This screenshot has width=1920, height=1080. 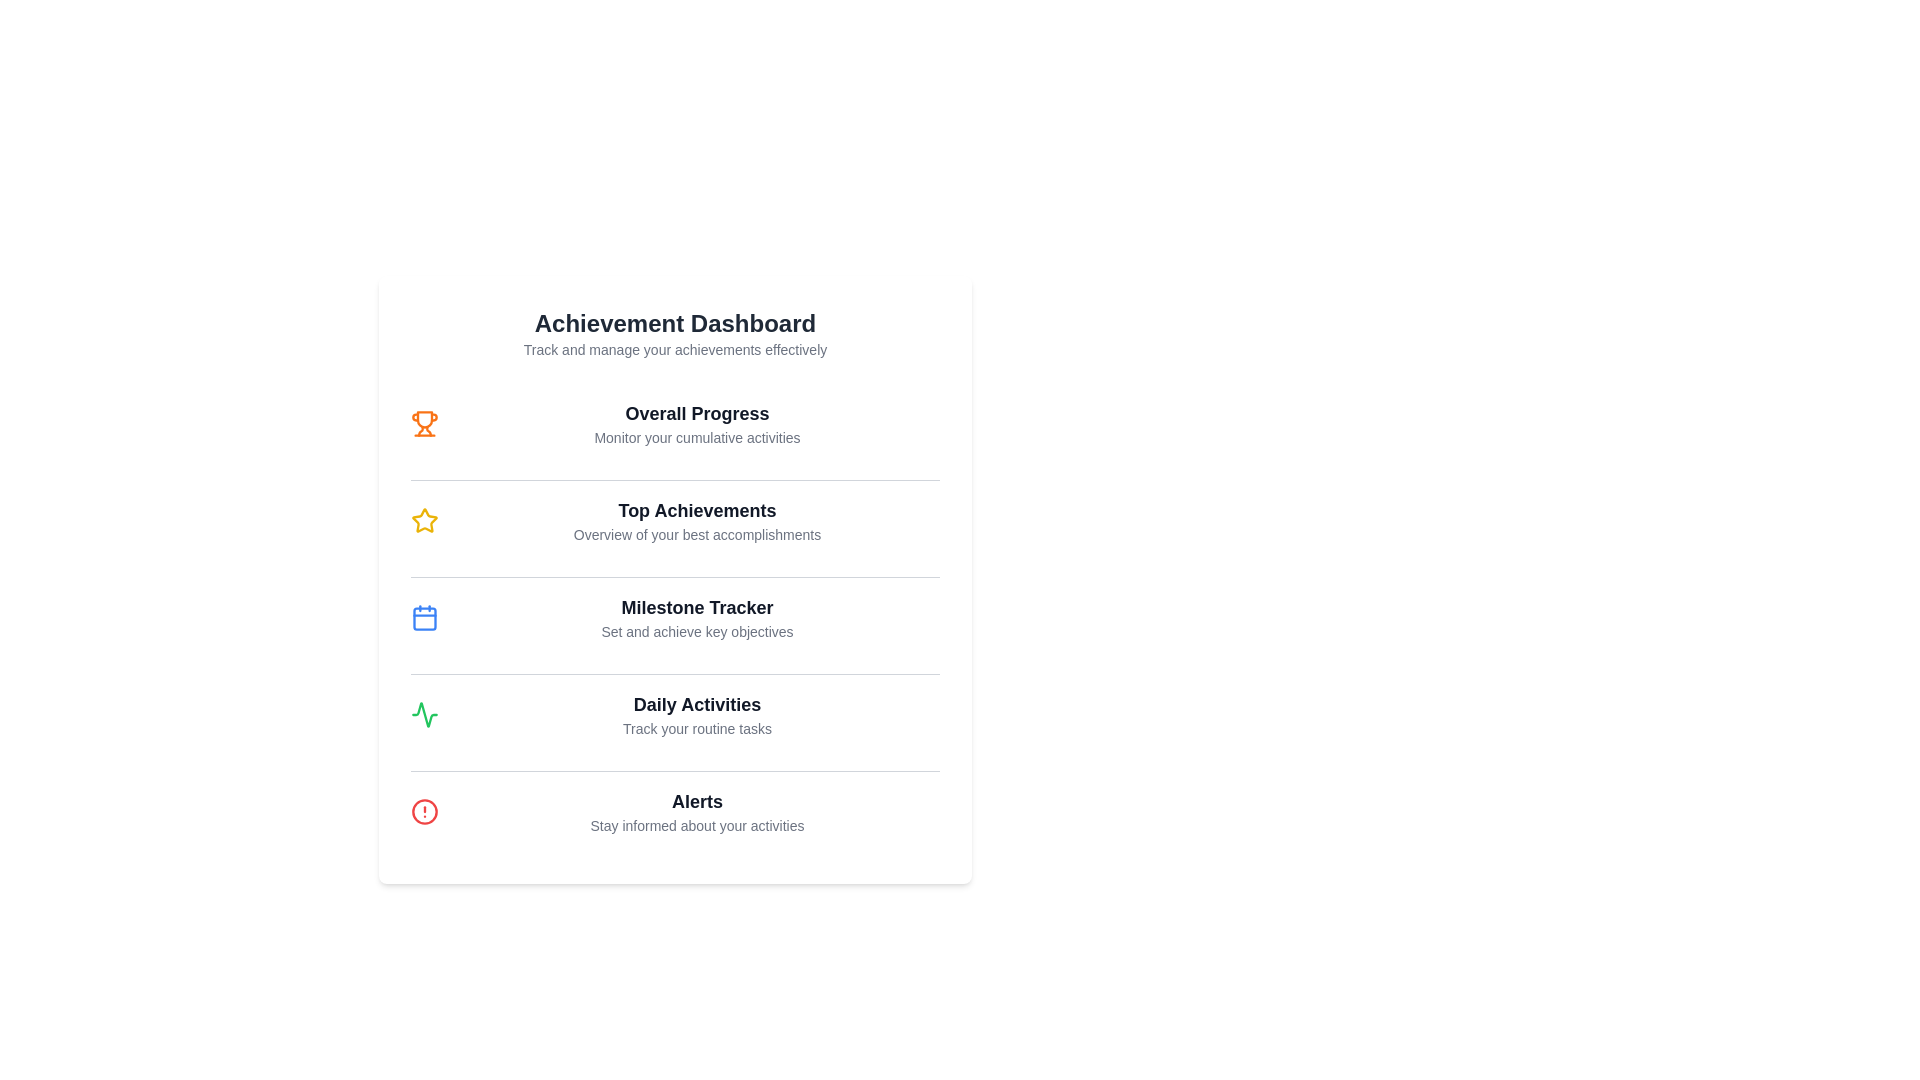 I want to click on the blue calendar icon located to the left of the 'Milestone Tracker' text, which is the first element in that grouping under the 'Top Achievements' section, so click(x=424, y=616).